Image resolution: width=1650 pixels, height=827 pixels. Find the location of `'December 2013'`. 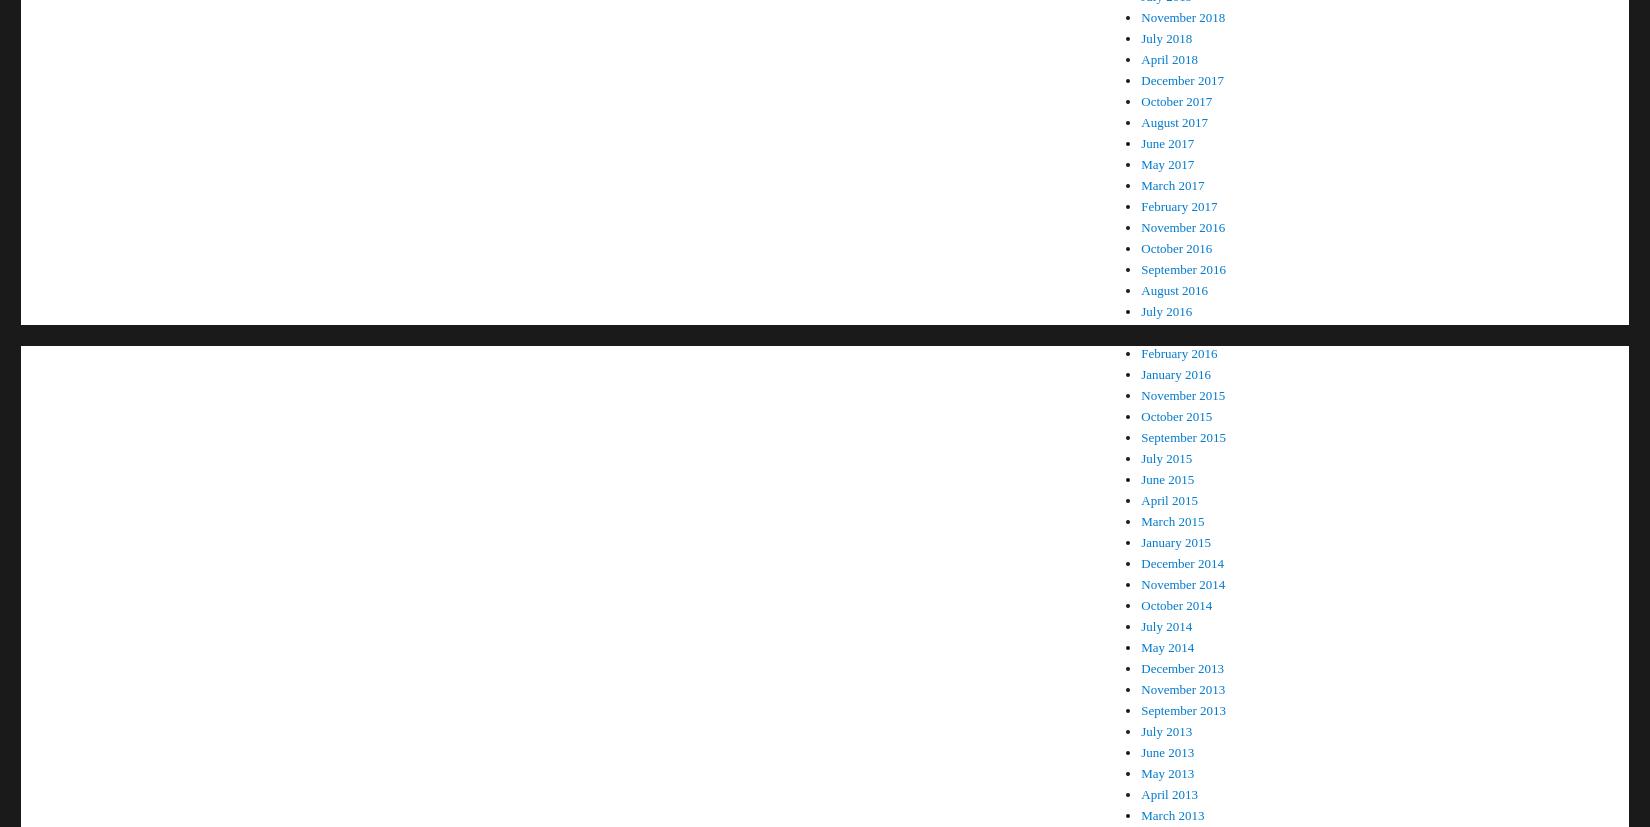

'December 2013' is located at coordinates (1182, 668).